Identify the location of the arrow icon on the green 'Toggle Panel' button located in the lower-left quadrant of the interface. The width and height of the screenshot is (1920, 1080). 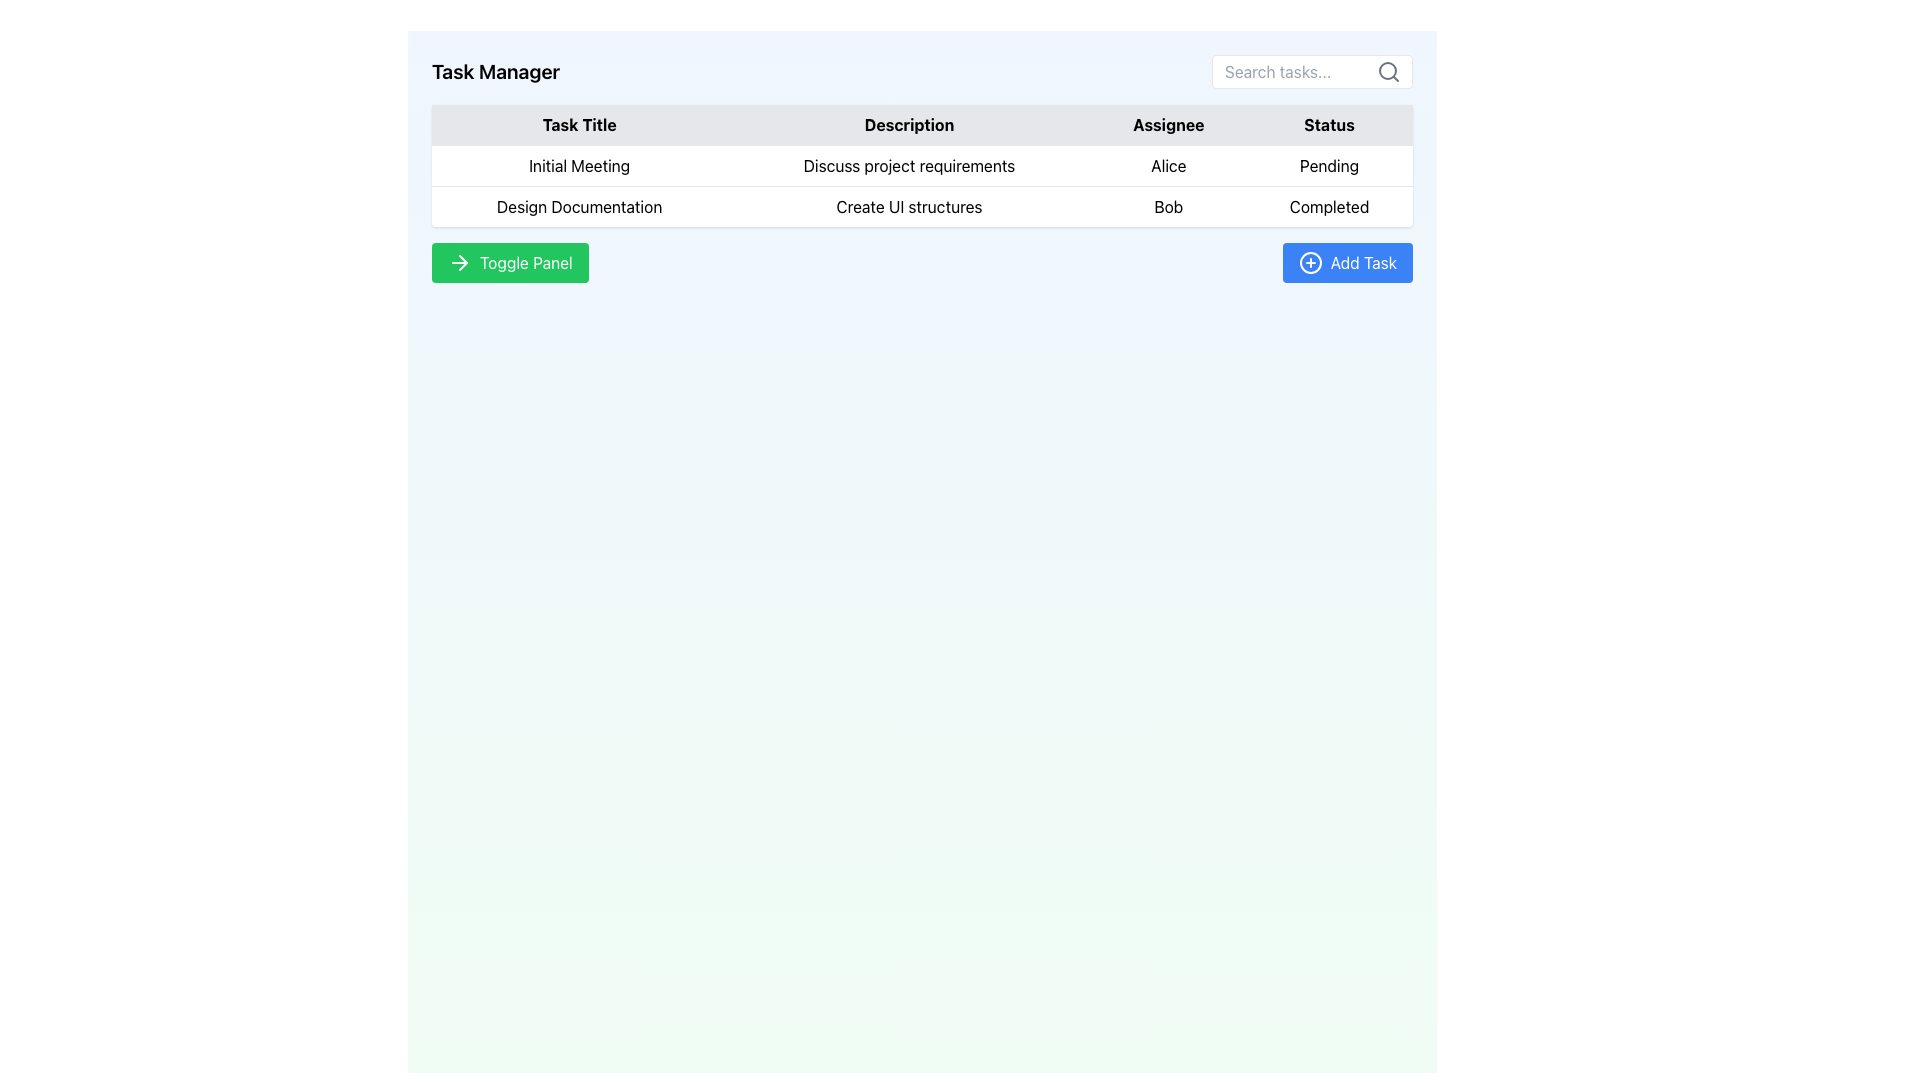
(459, 261).